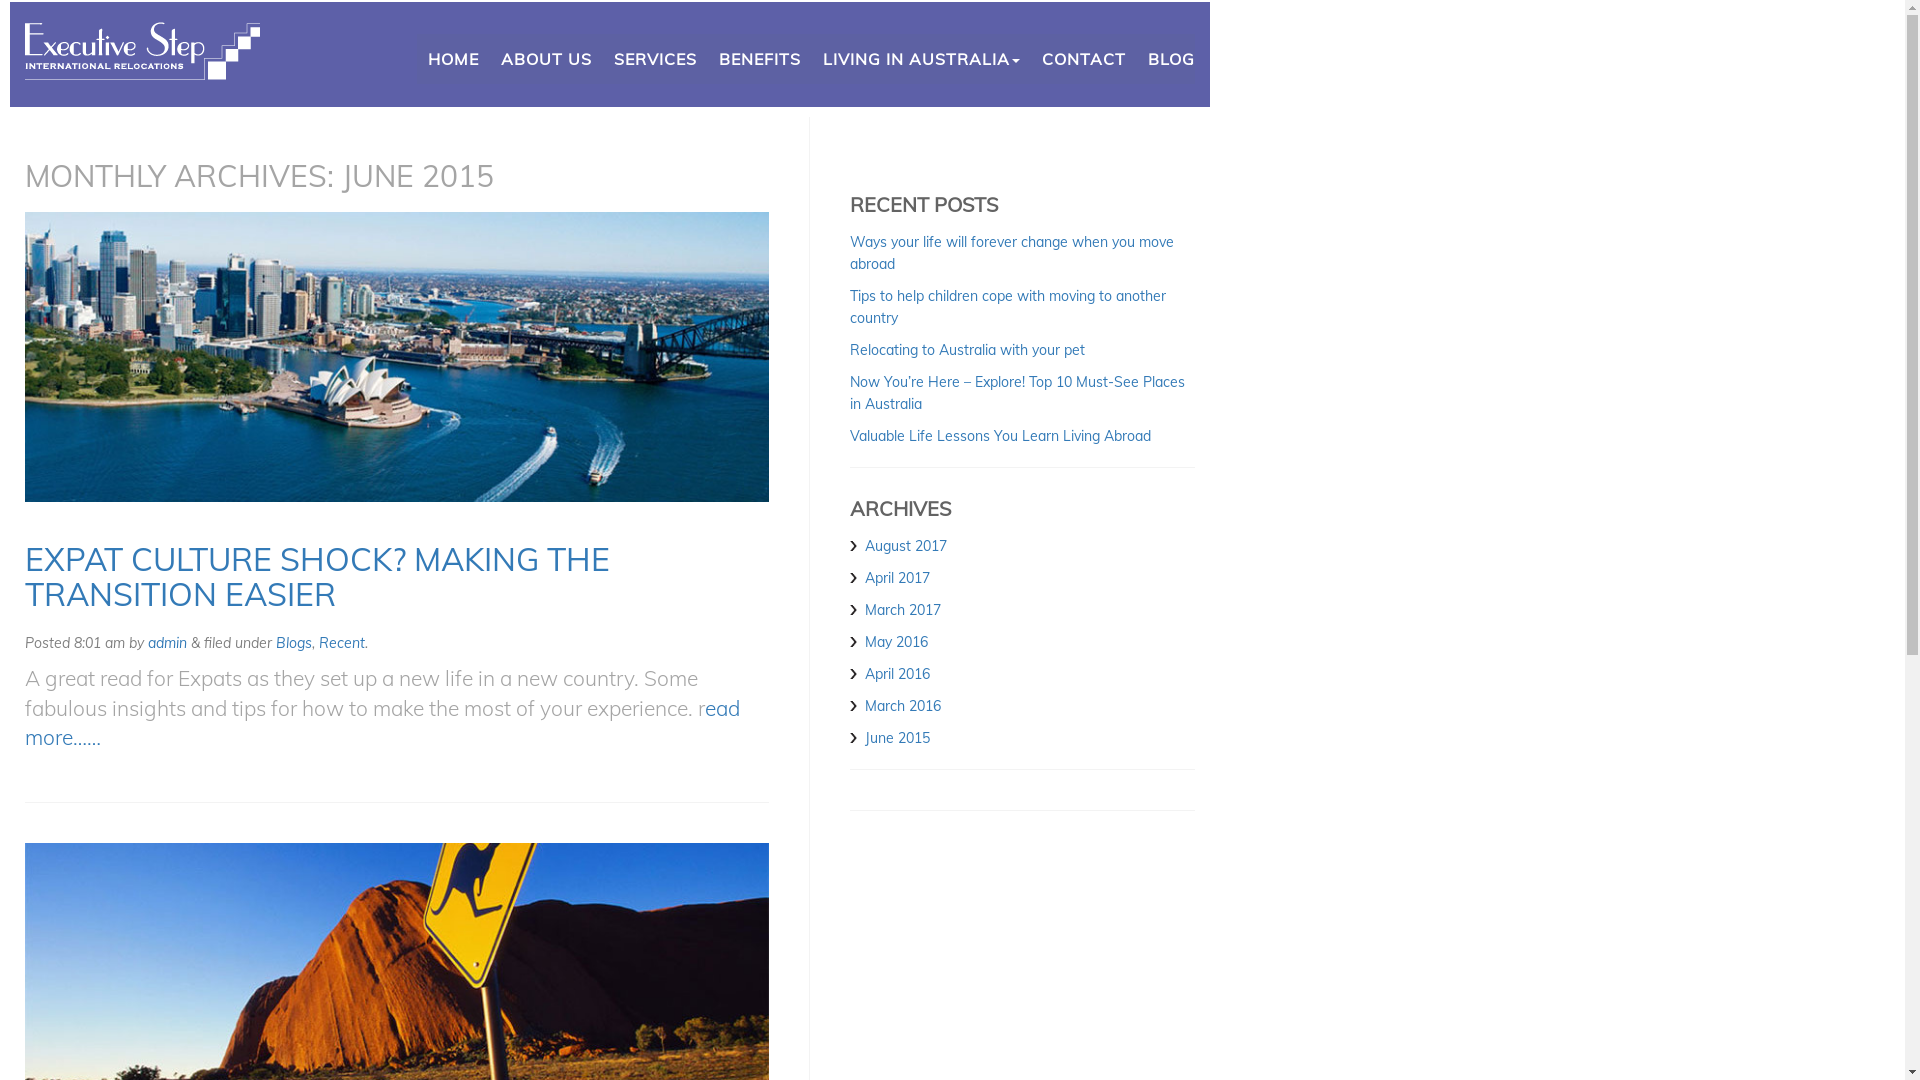 The width and height of the screenshot is (1920, 1080). What do you see at coordinates (546, 57) in the screenshot?
I see `'ABOUT US'` at bounding box center [546, 57].